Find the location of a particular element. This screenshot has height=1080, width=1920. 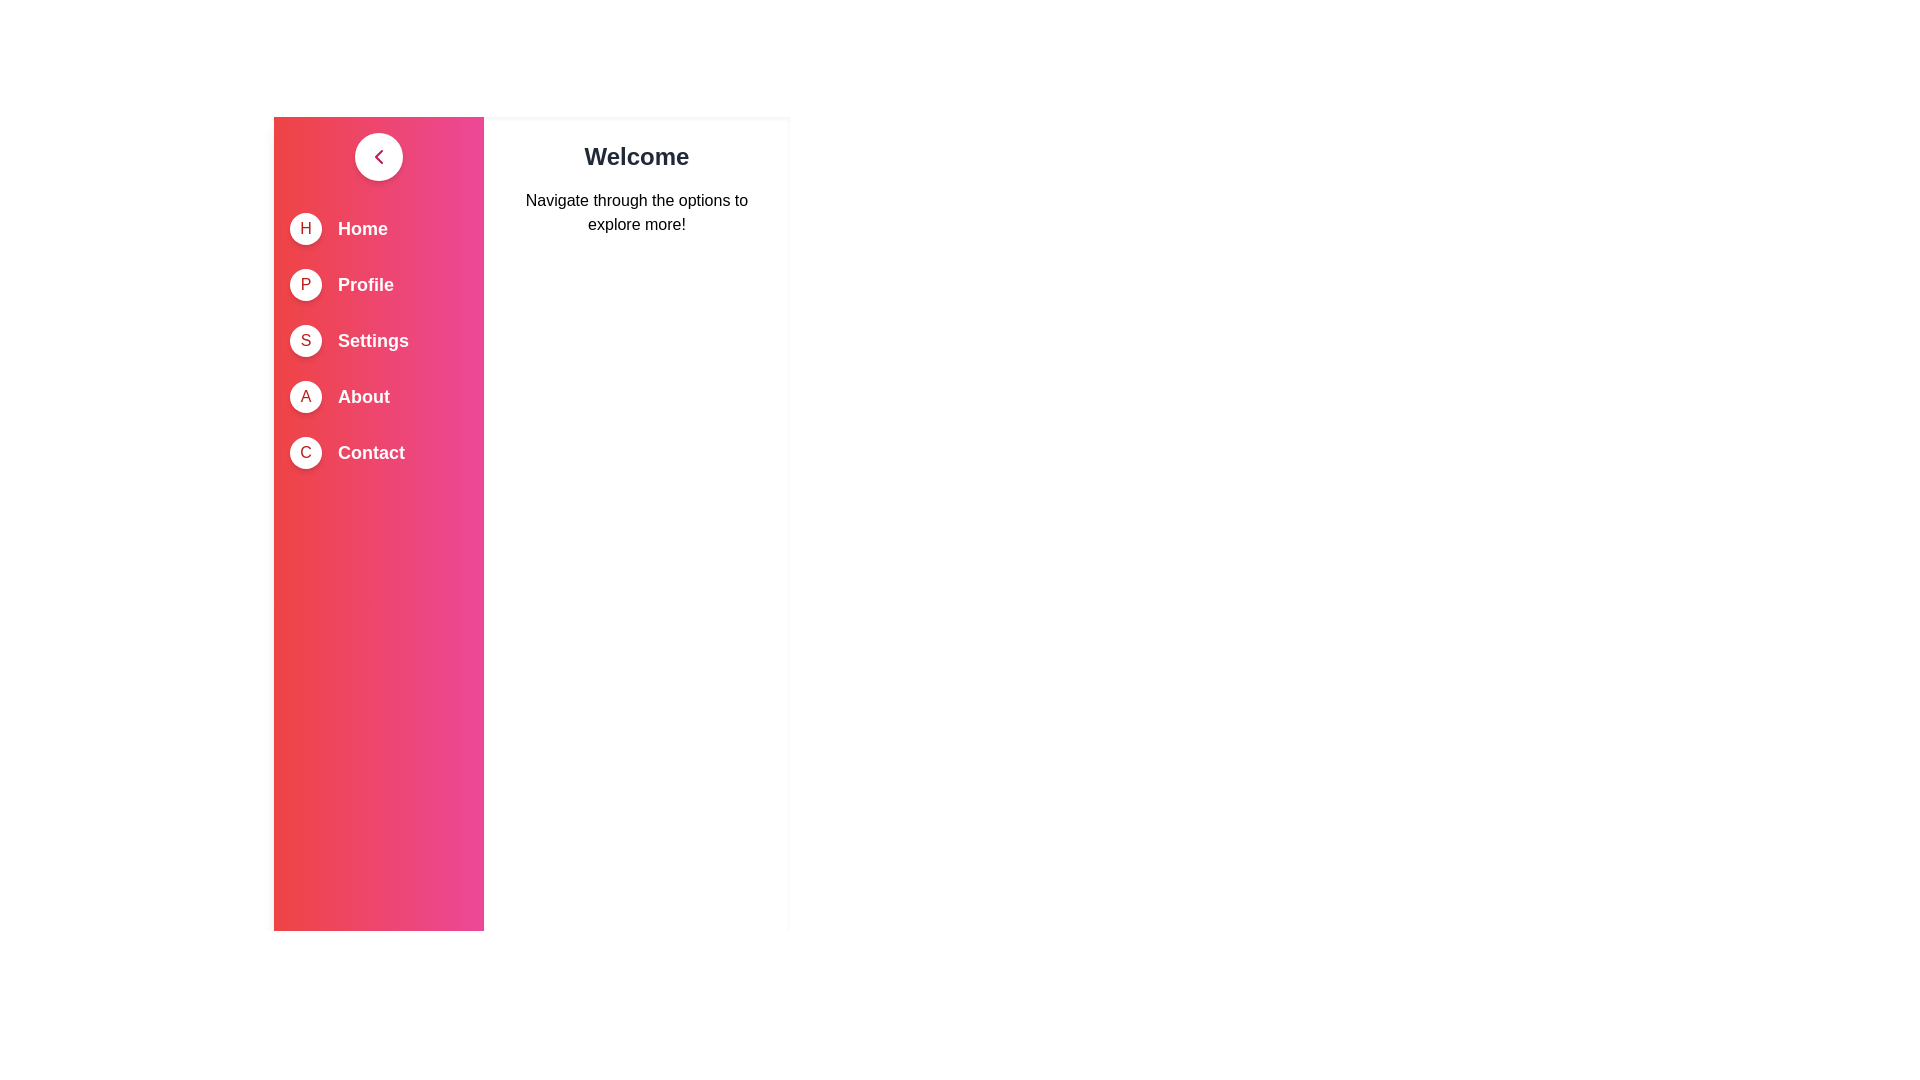

the menu item Profile is located at coordinates (365, 285).